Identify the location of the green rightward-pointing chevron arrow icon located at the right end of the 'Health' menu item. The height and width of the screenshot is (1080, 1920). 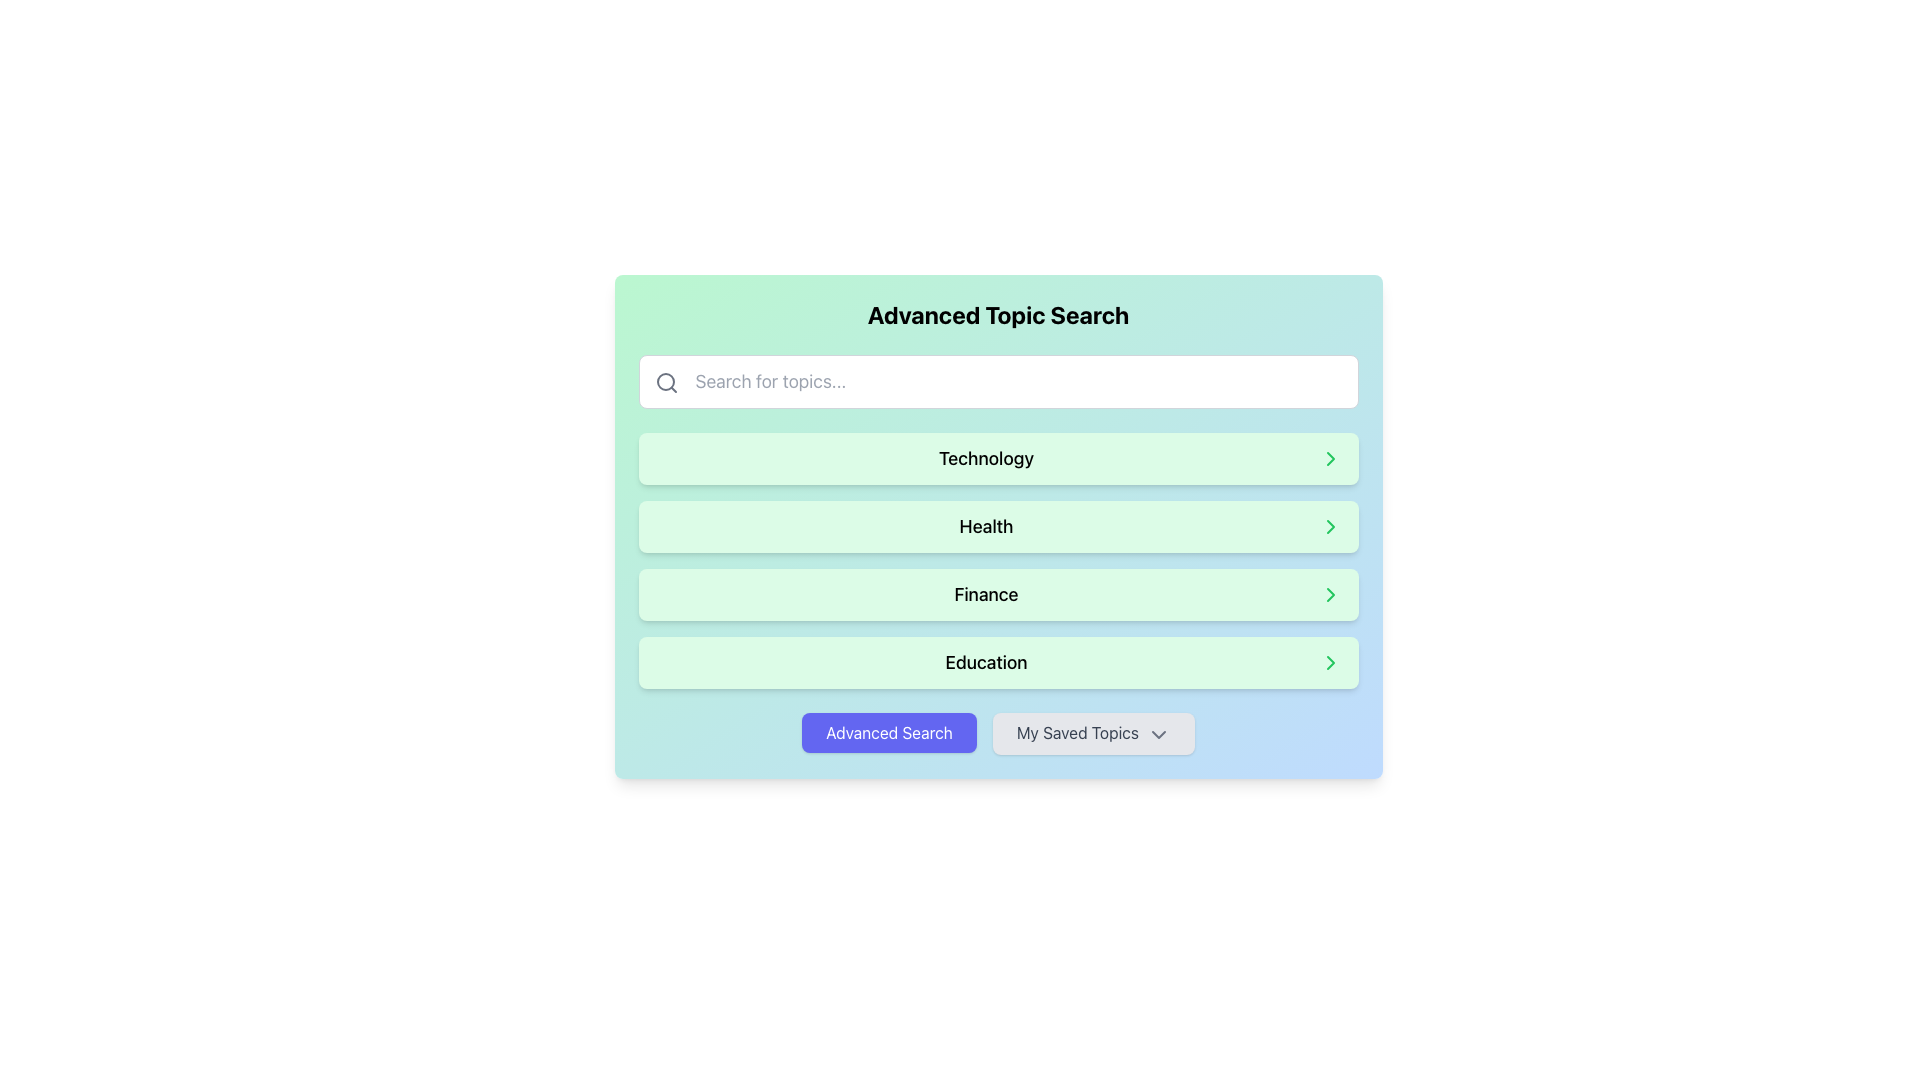
(1330, 526).